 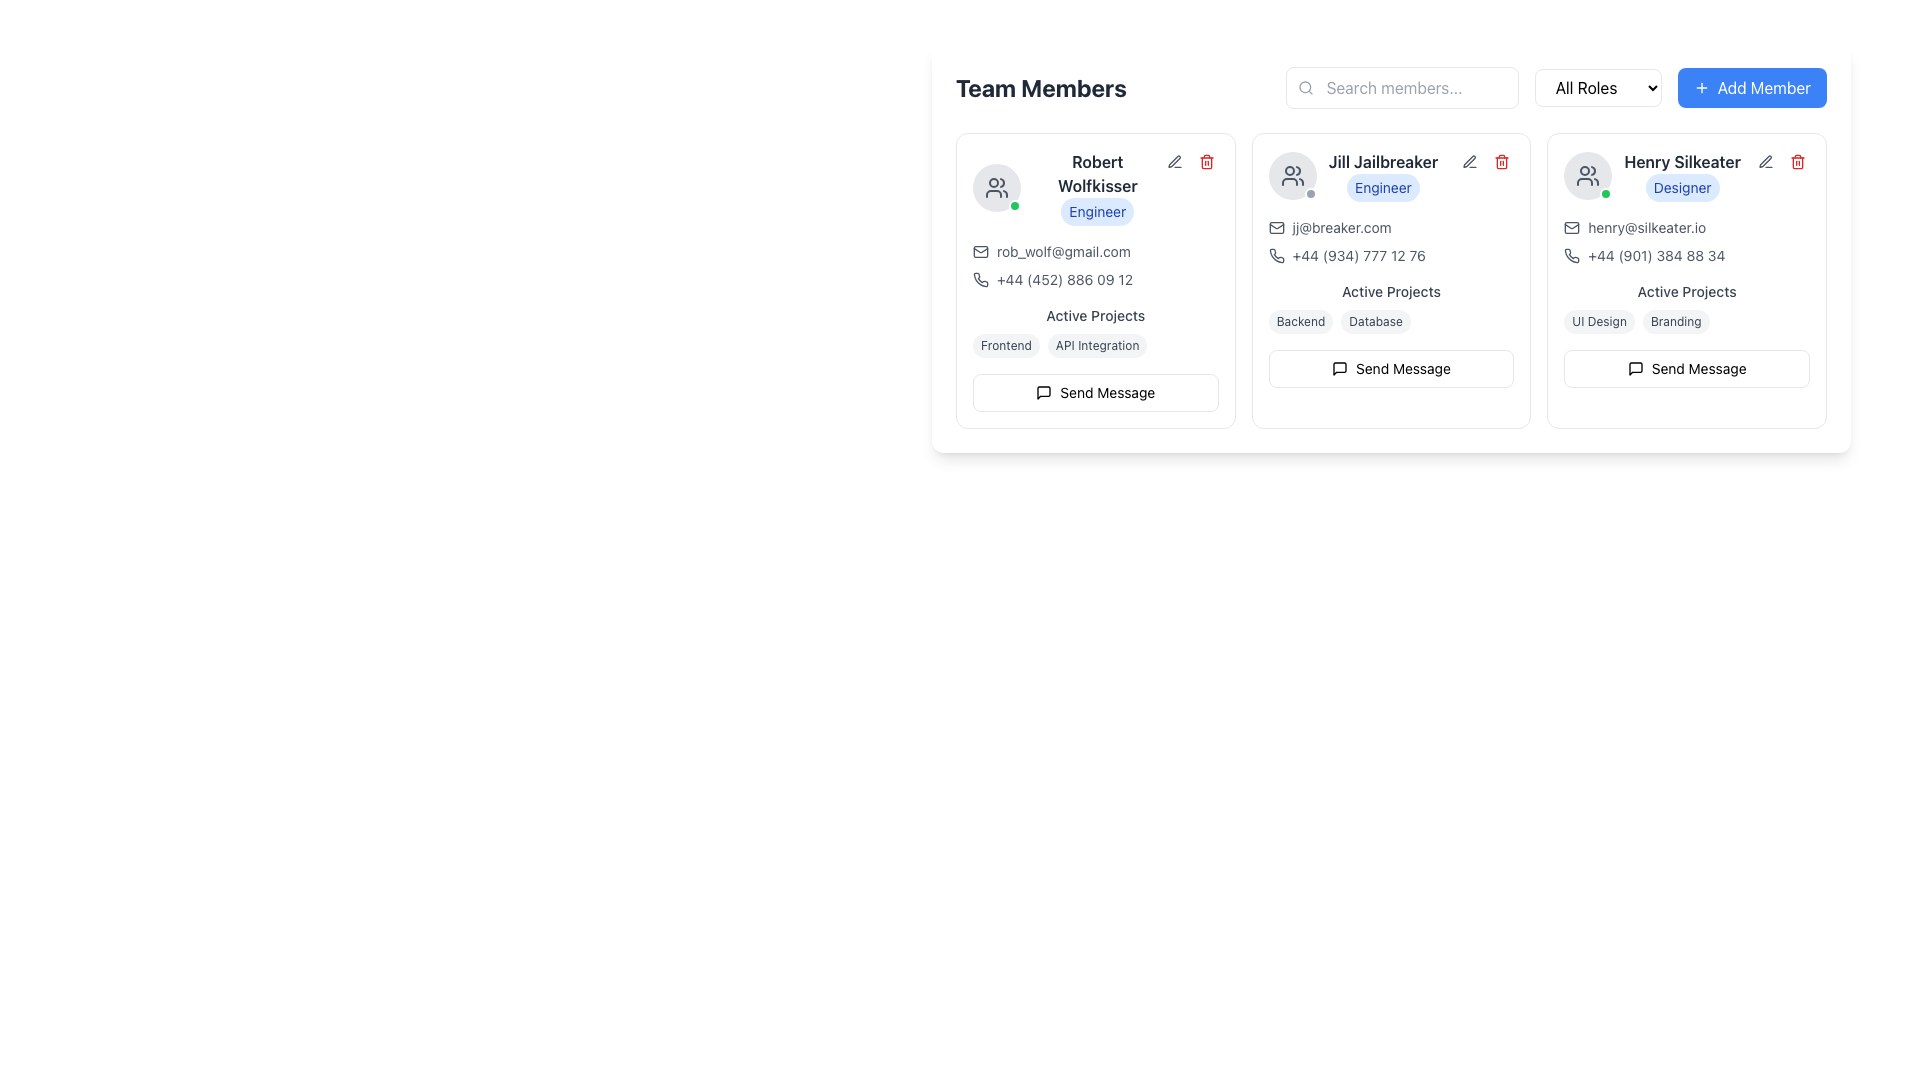 What do you see at coordinates (1606, 193) in the screenshot?
I see `the green circular Status Indicator located at the bottom-right corner of Henry Silkeater's profile image` at bounding box center [1606, 193].